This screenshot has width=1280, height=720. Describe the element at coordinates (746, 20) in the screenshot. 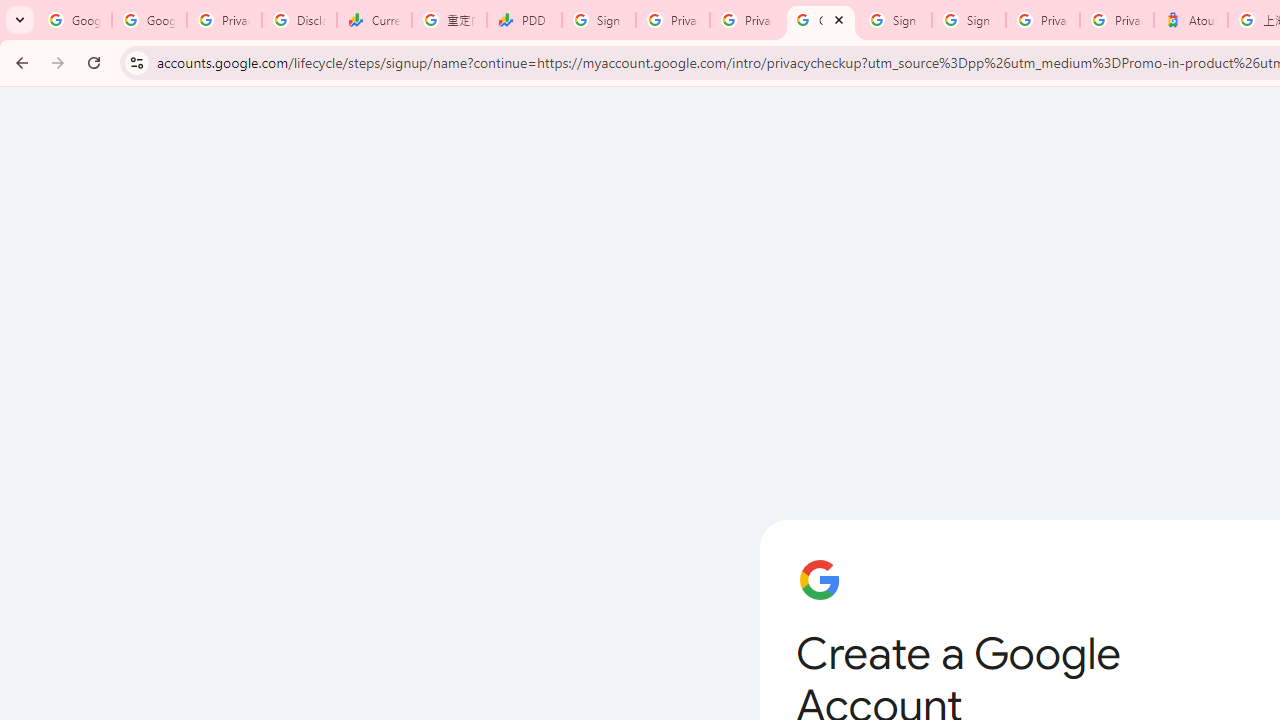

I see `'Privacy Checkup'` at that location.